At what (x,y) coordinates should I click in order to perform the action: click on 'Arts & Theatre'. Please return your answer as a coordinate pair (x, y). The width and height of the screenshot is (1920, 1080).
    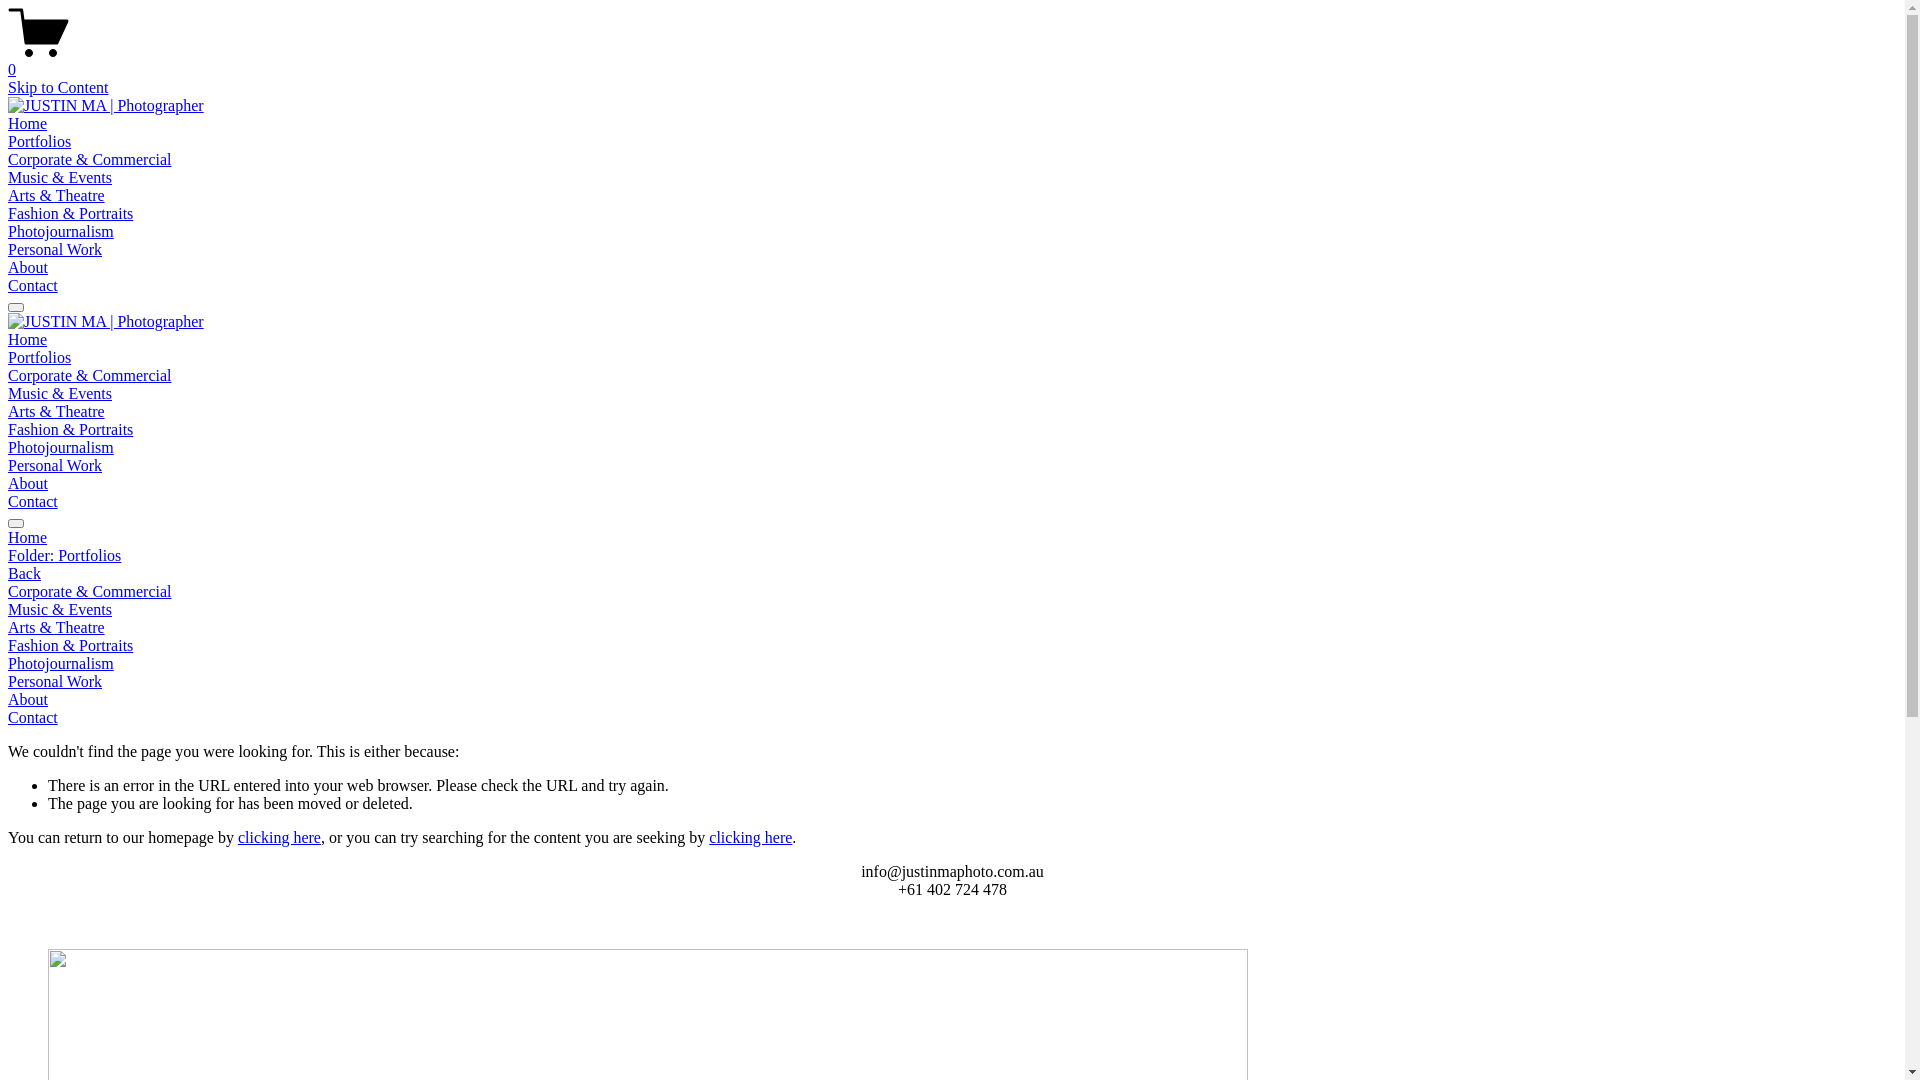
    Looking at the image, I should click on (56, 195).